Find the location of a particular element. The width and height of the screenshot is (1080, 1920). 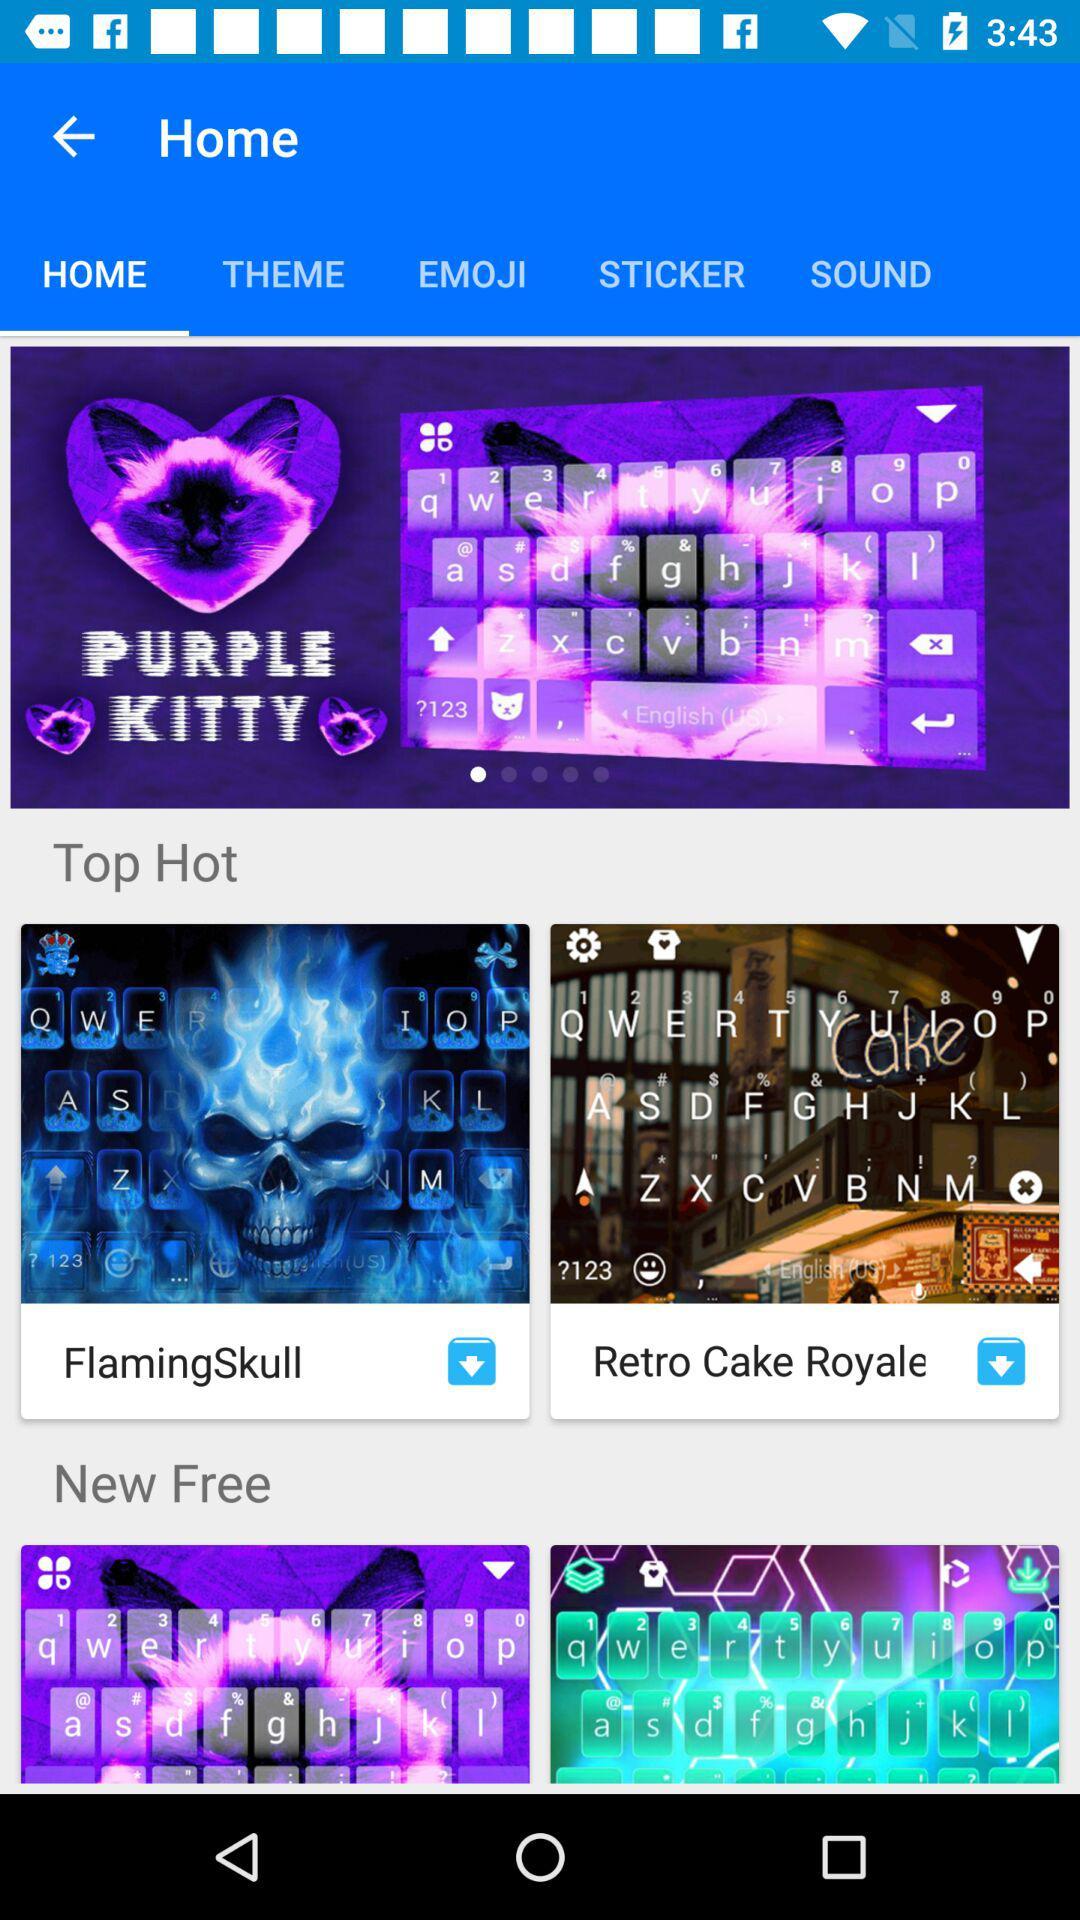

see more details is located at coordinates (540, 576).